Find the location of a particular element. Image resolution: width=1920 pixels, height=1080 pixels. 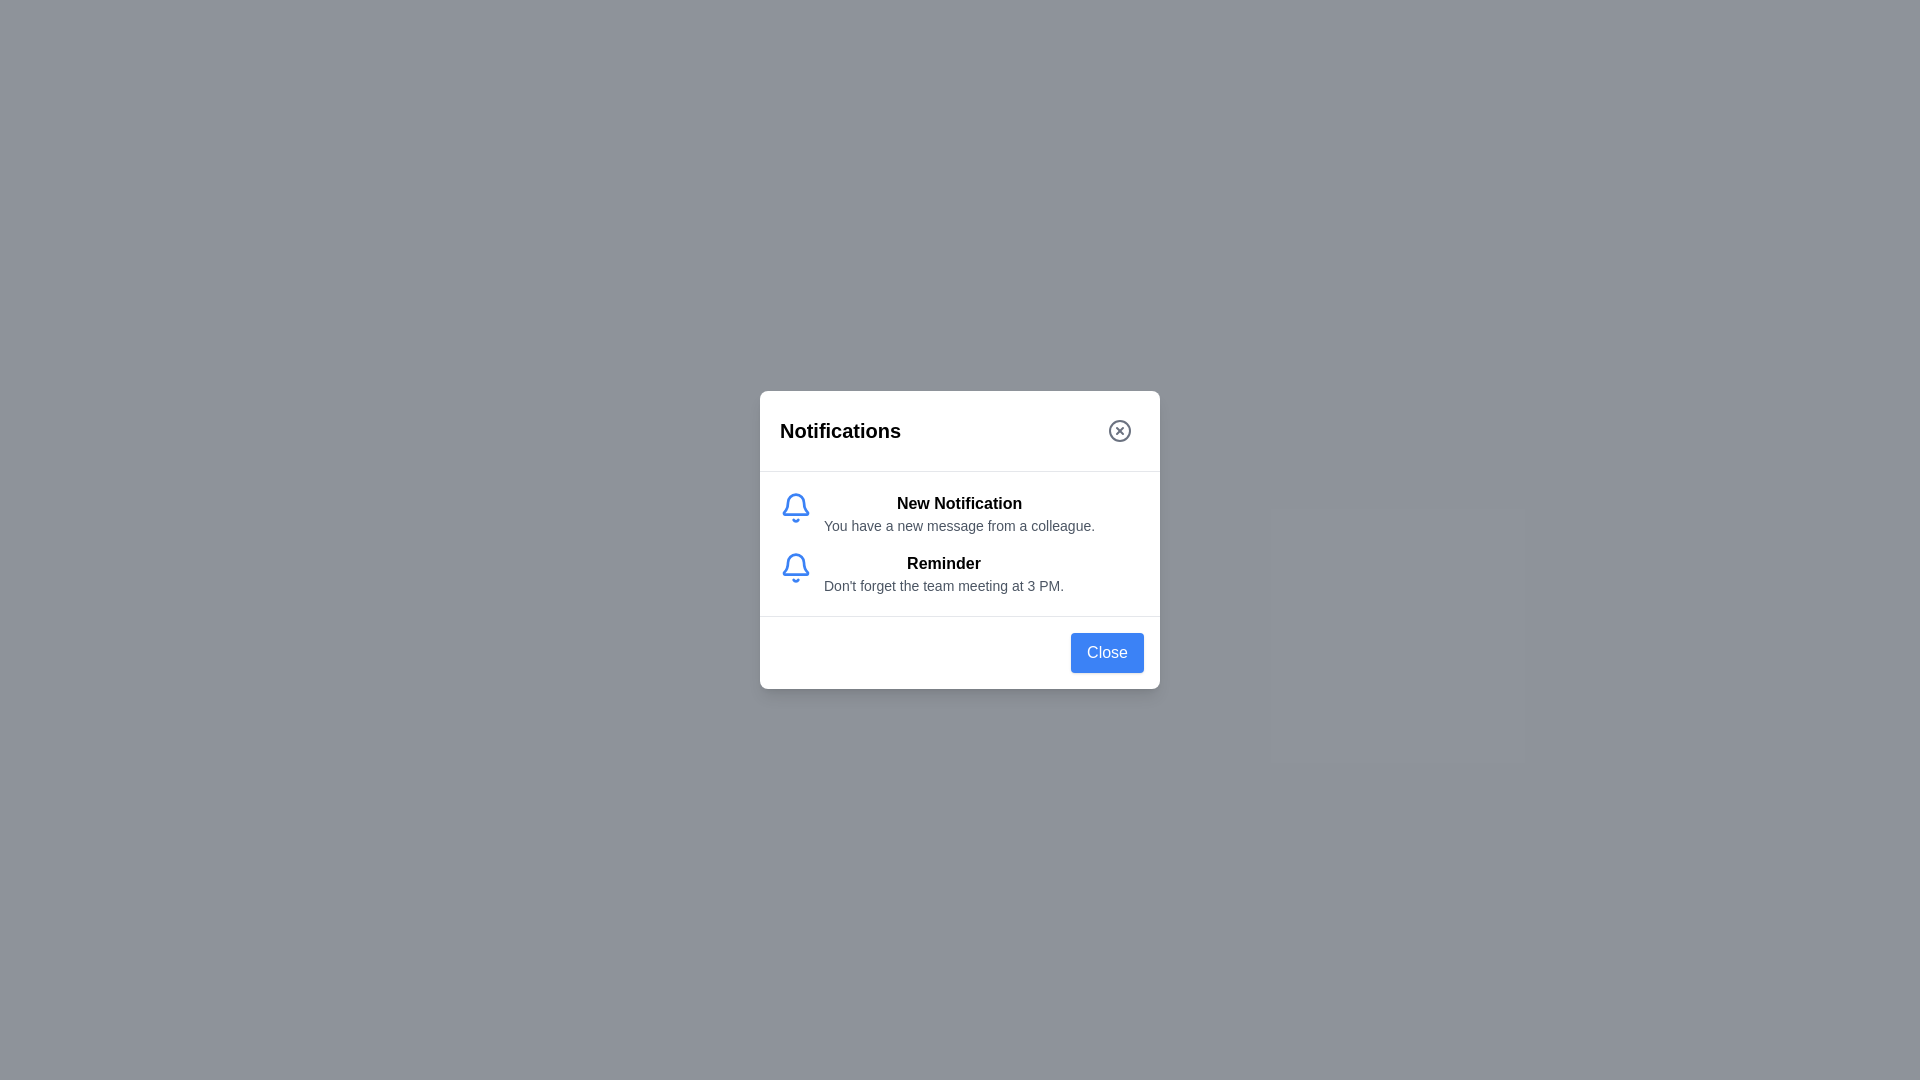

the close button located at the bottom-right corner of the modal, which is the sole interactive element is located at coordinates (1106, 652).